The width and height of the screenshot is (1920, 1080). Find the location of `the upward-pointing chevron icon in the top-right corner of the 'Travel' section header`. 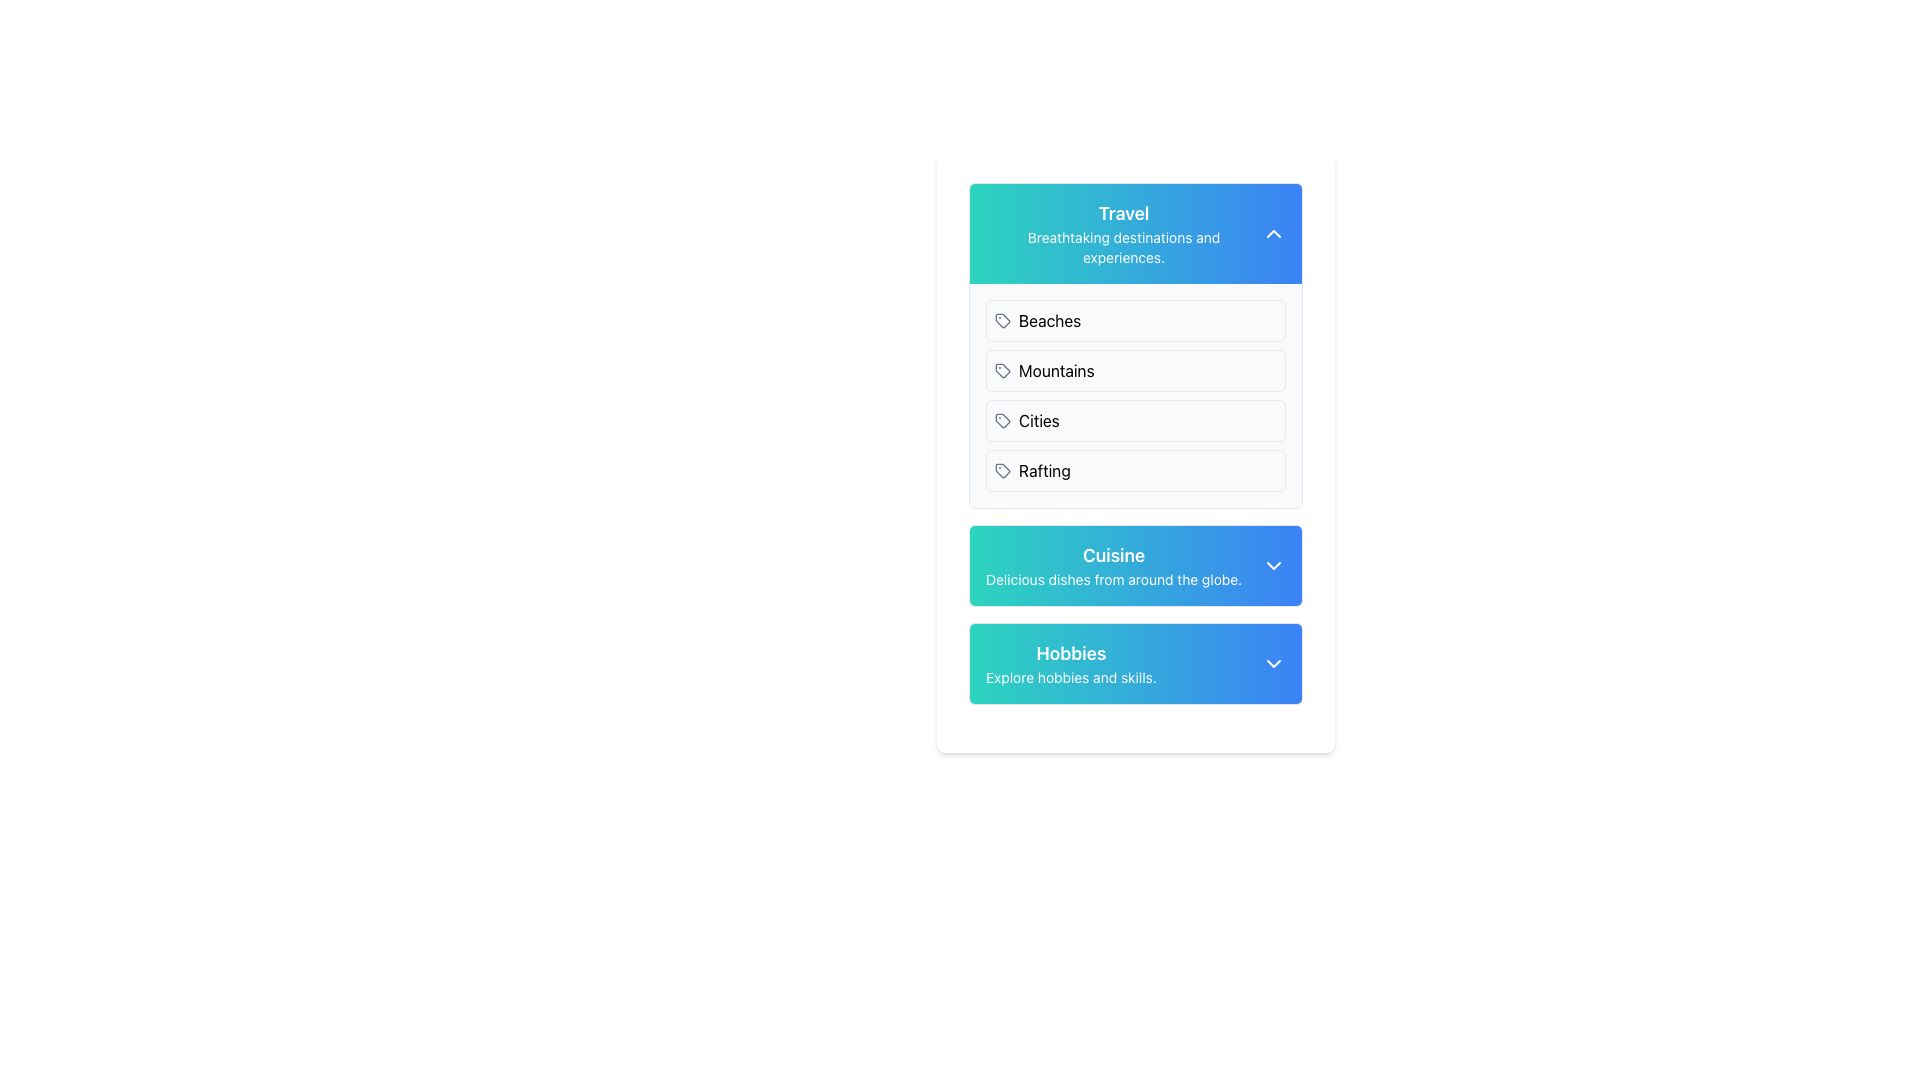

the upward-pointing chevron icon in the top-right corner of the 'Travel' section header is located at coordinates (1272, 233).